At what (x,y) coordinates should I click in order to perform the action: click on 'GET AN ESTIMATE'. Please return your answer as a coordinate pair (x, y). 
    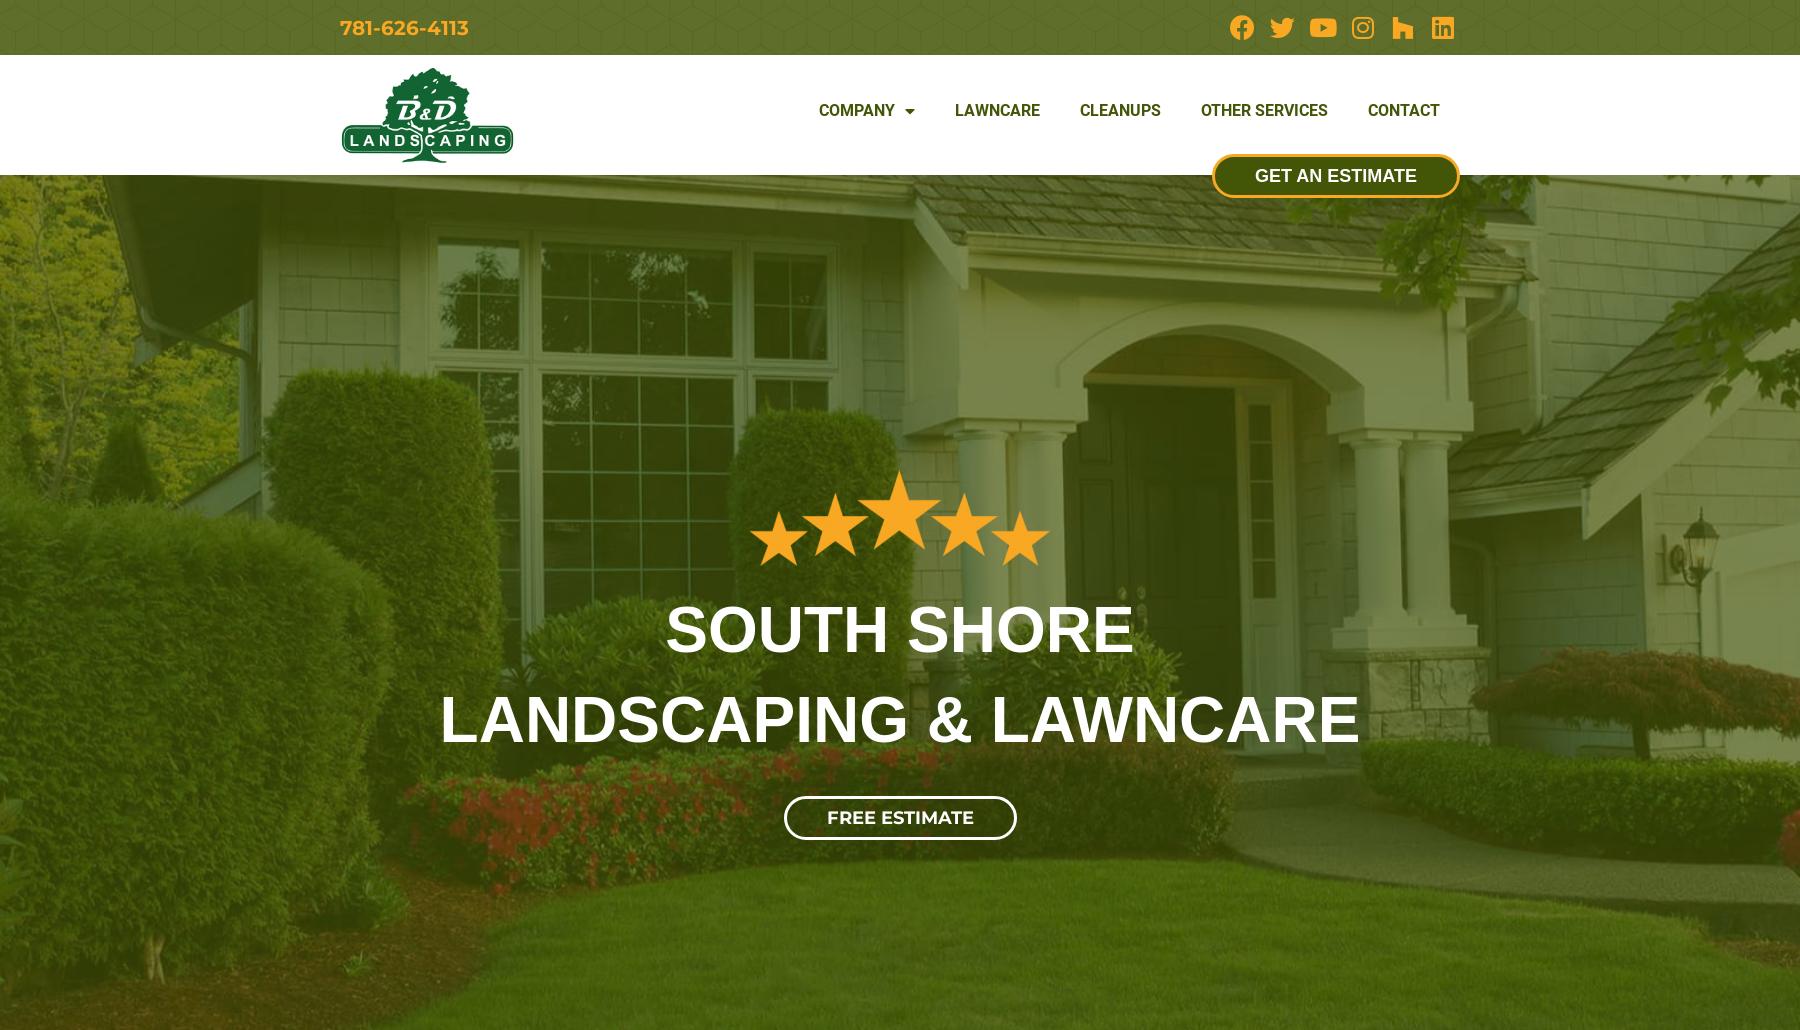
    Looking at the image, I should click on (1335, 174).